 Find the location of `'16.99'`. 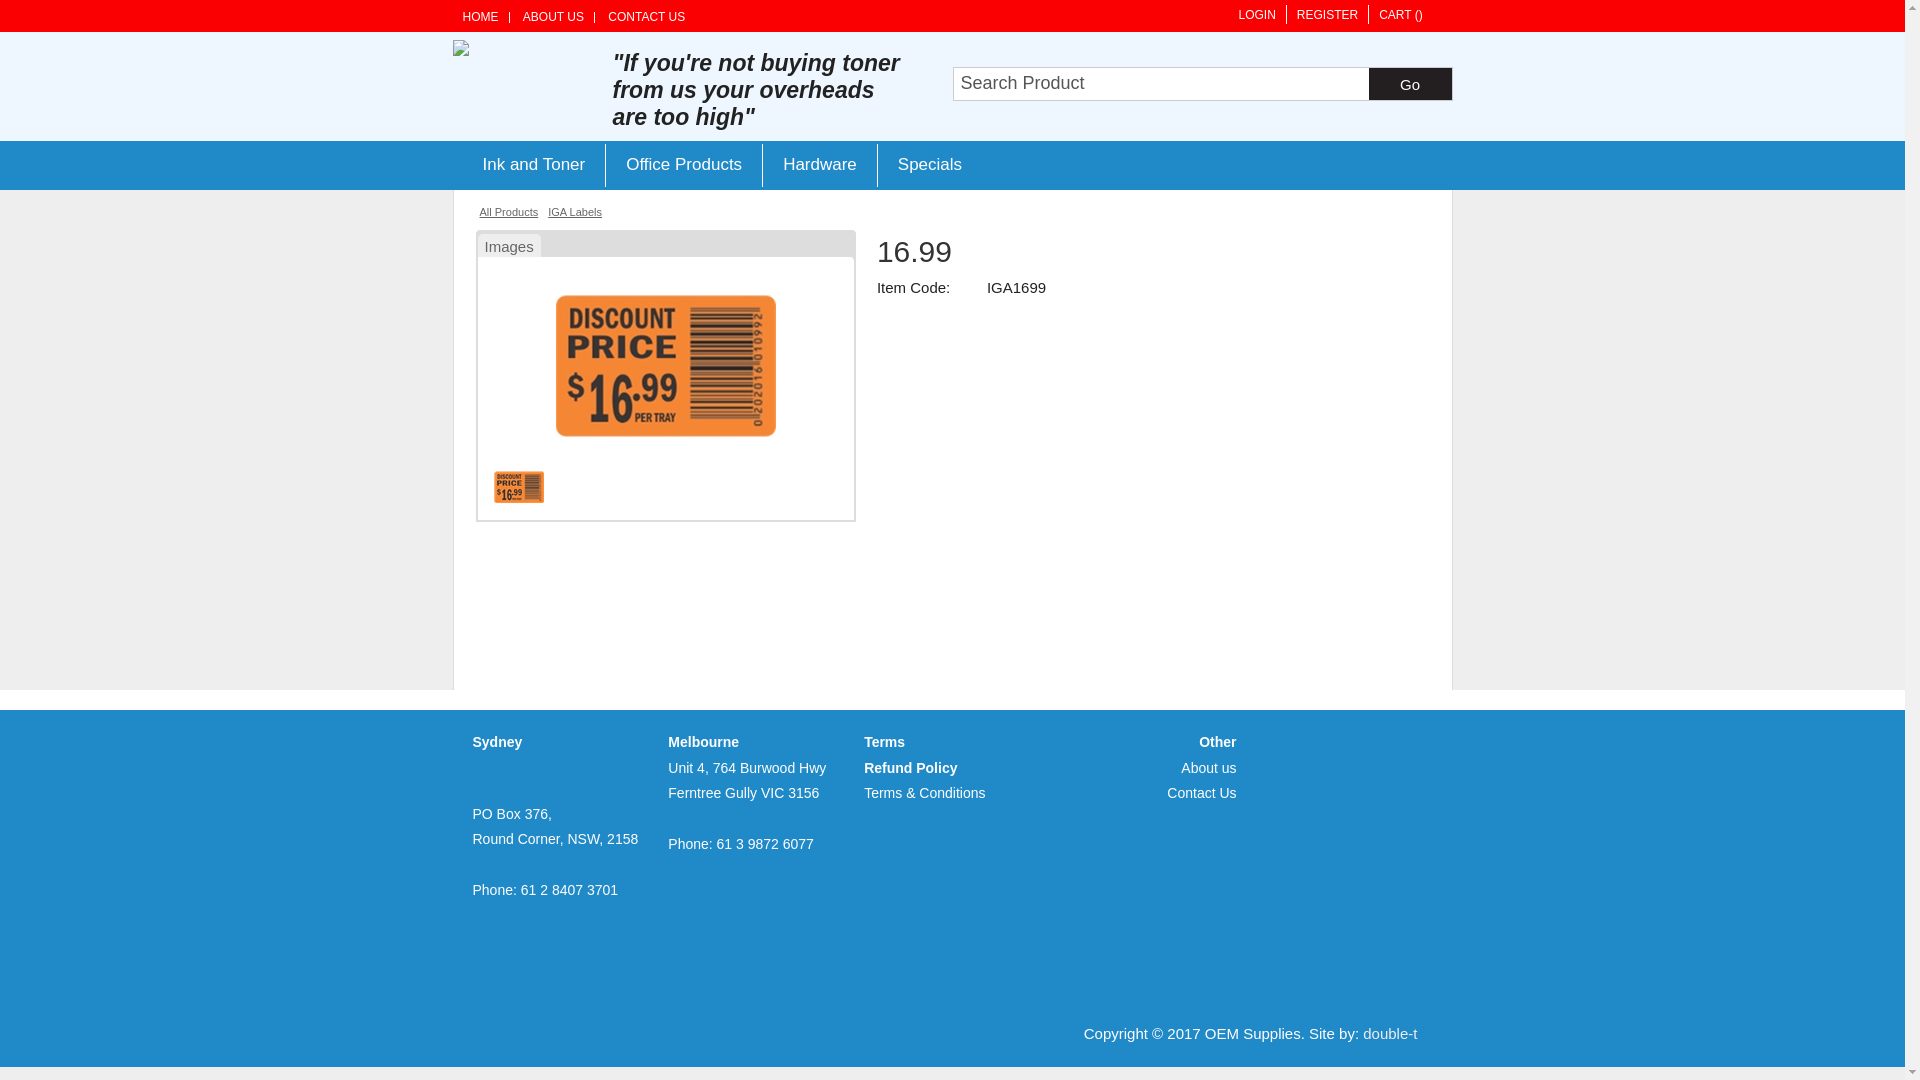

'16.99' is located at coordinates (666, 429).